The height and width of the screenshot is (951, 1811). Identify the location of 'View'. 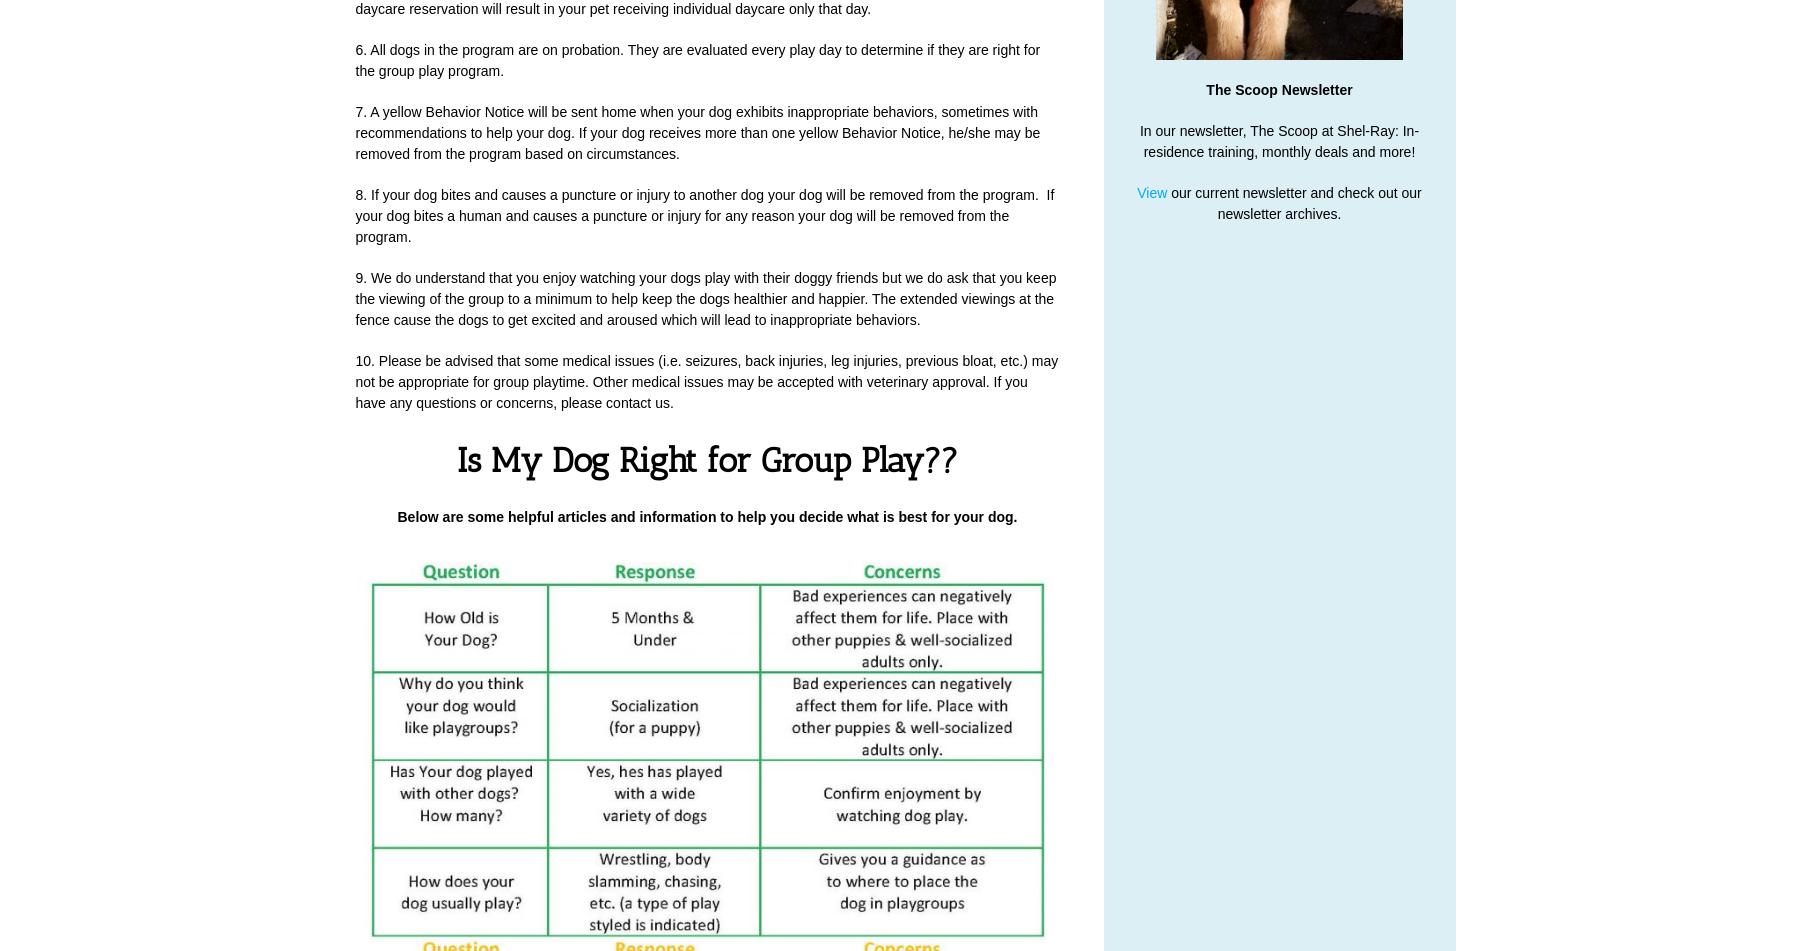
(1150, 192).